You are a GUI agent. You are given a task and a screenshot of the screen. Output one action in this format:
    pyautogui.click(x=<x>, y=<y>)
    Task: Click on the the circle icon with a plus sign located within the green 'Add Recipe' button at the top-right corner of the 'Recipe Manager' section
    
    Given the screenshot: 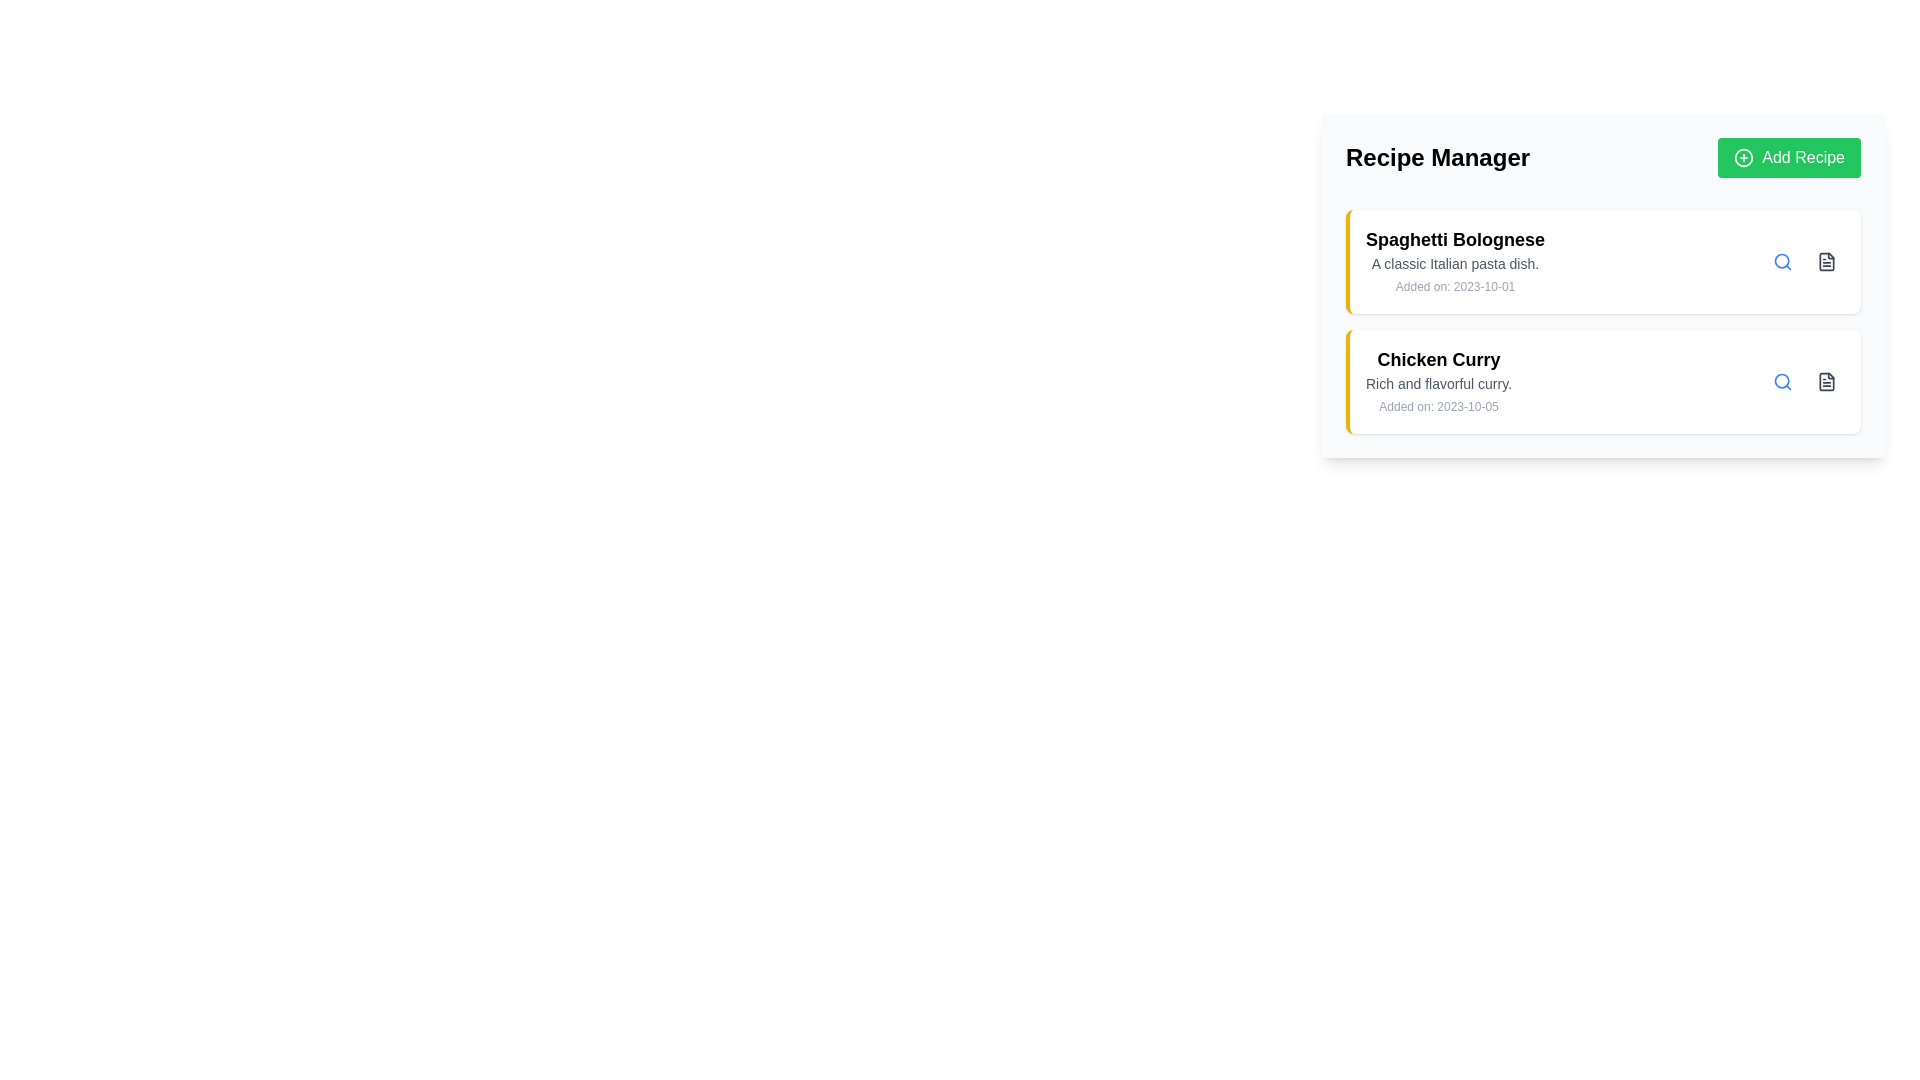 What is the action you would take?
    pyautogui.click(x=1743, y=157)
    